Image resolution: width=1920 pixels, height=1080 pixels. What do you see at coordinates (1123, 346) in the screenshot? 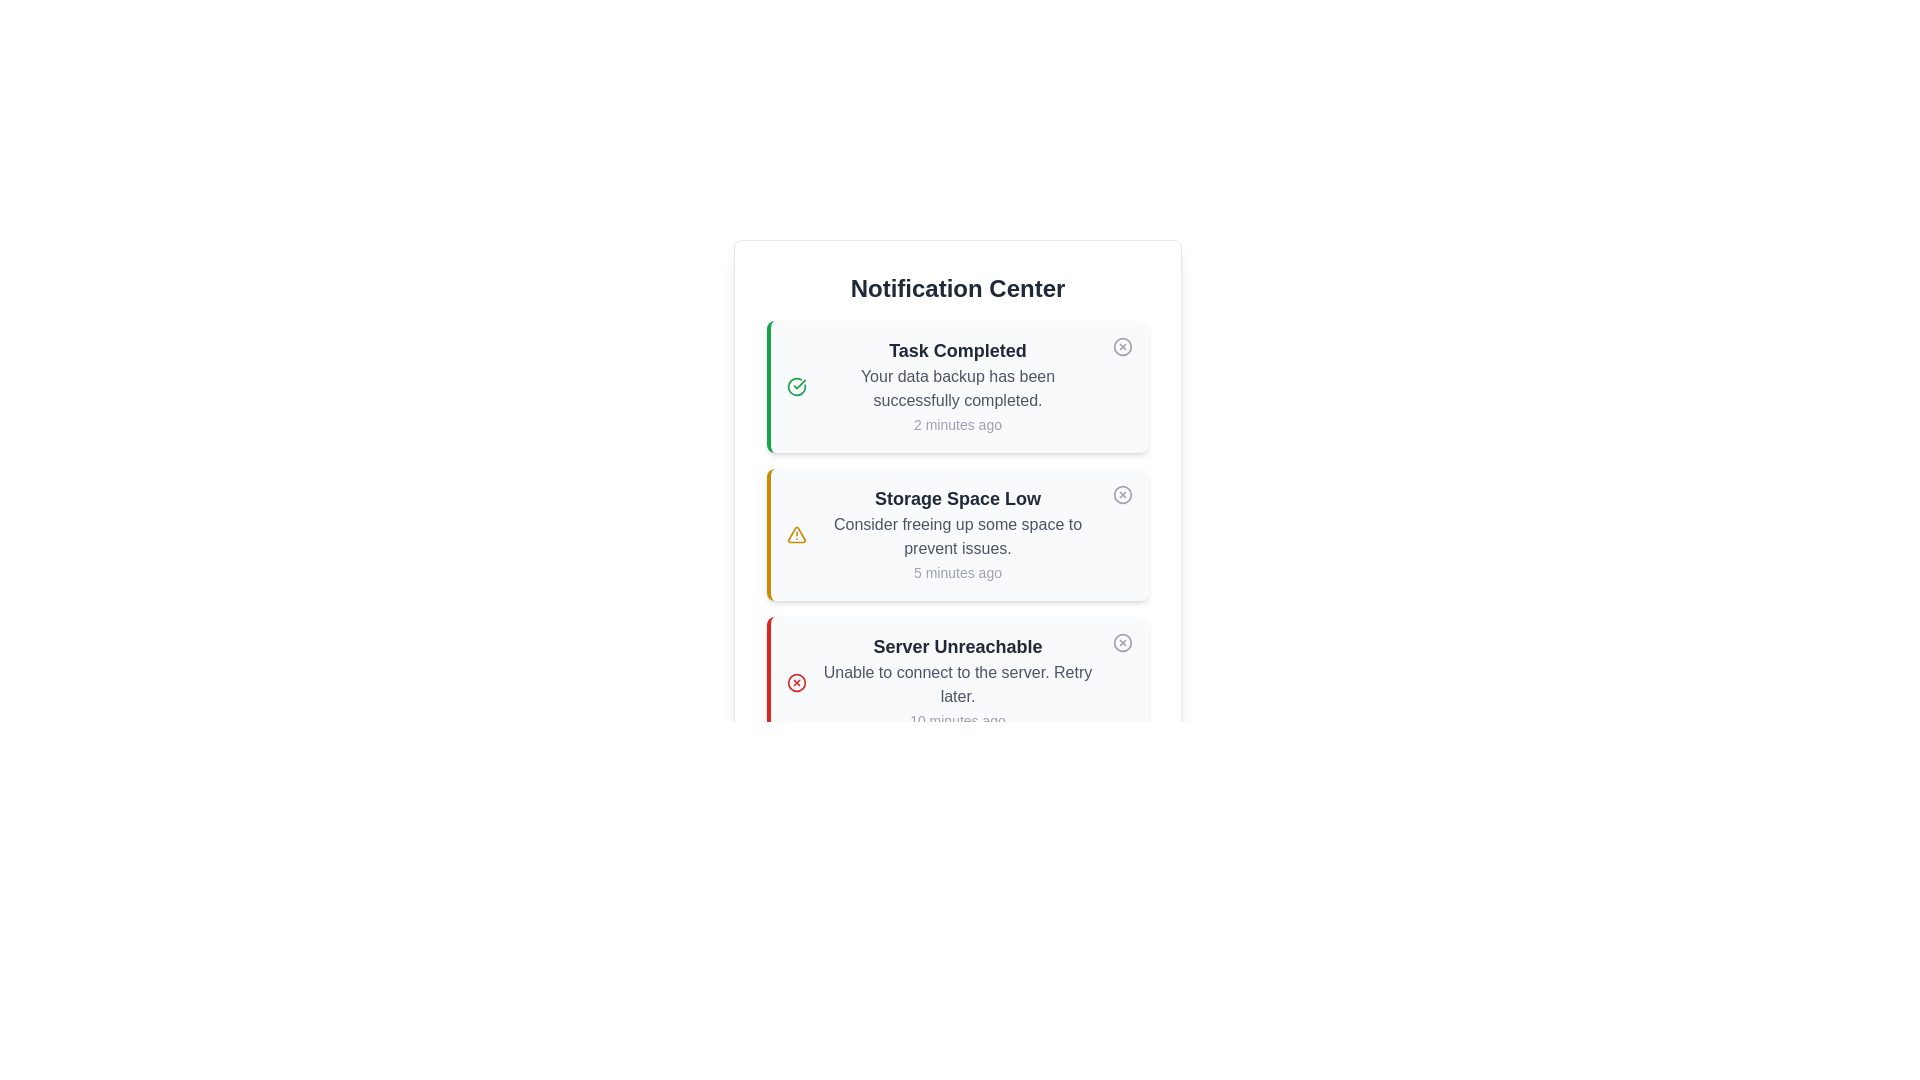
I see `the circular graphical component that is part of the close button for the 'Task Completed' notification card, positioned as the first notification in the list` at bounding box center [1123, 346].